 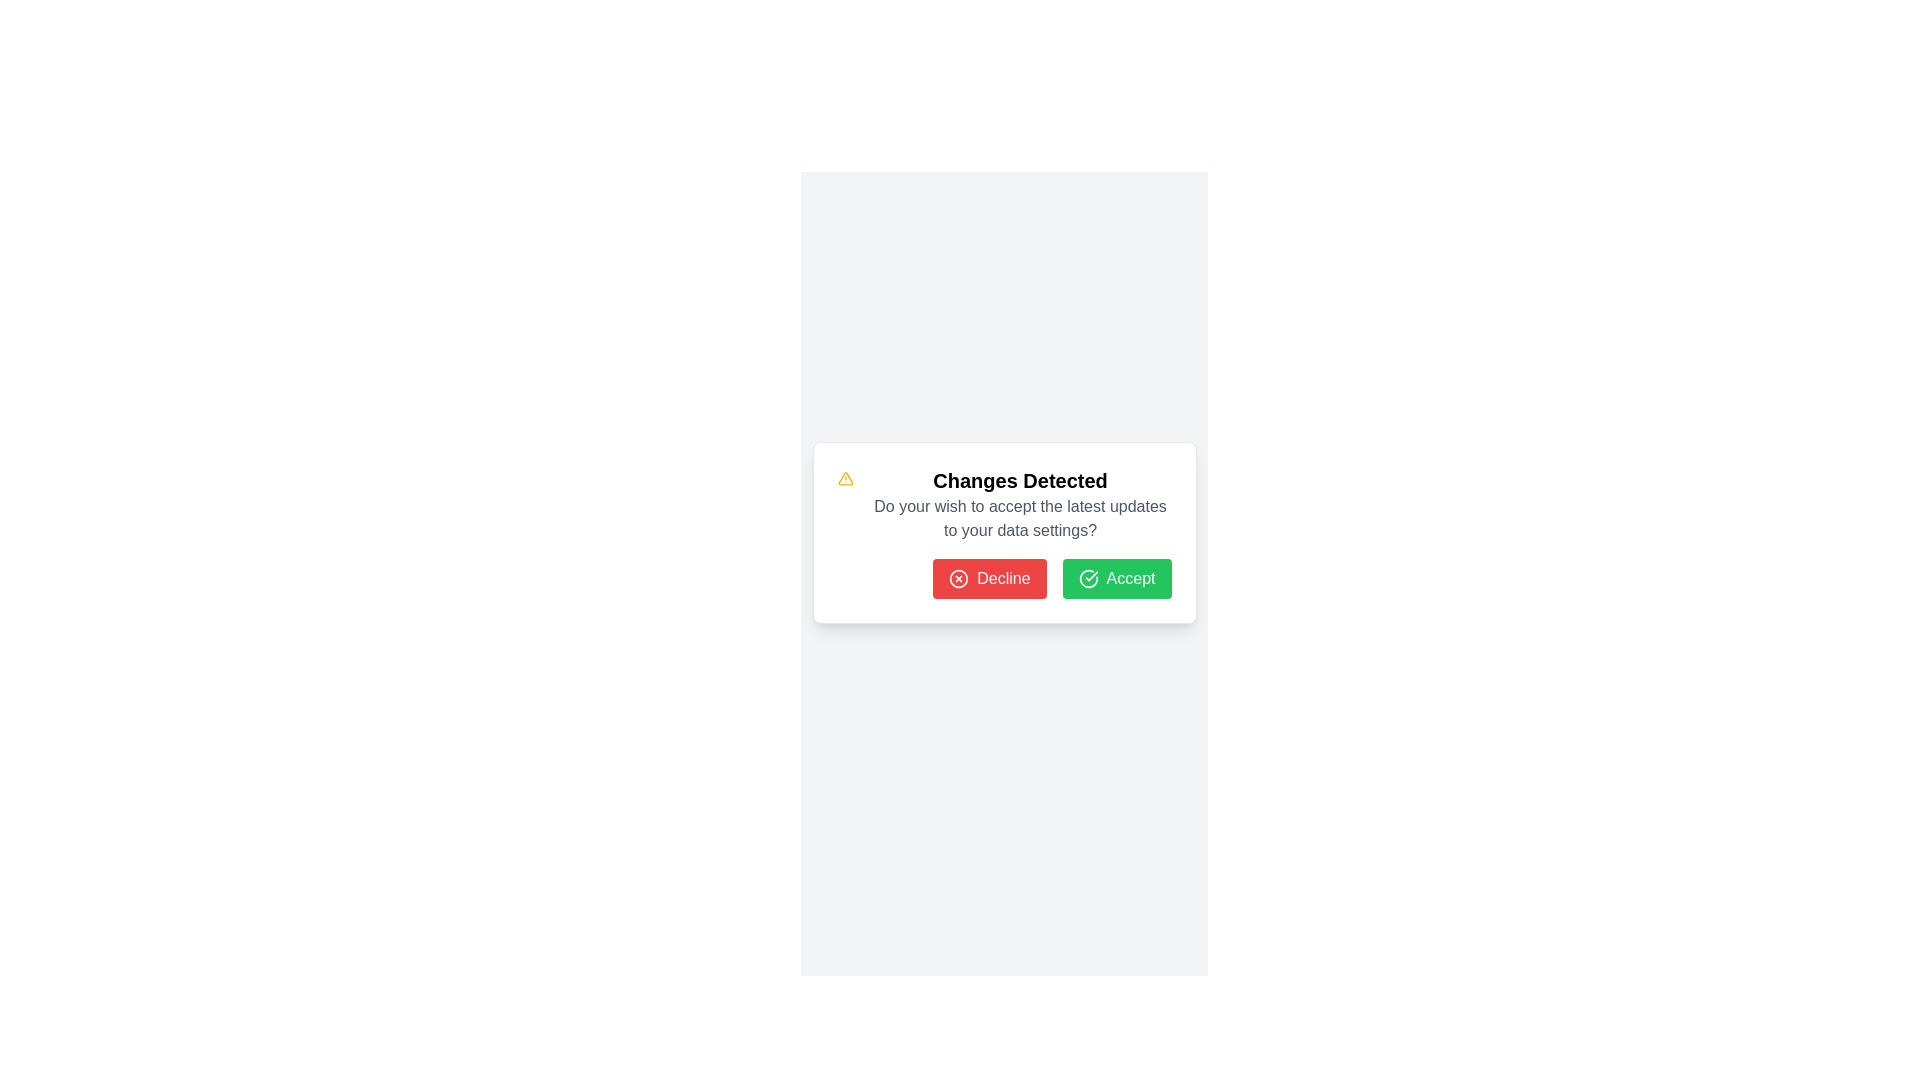 What do you see at coordinates (1020, 481) in the screenshot?
I see `the bold text label reading 'Changes Detected' at the top center of the notification card` at bounding box center [1020, 481].